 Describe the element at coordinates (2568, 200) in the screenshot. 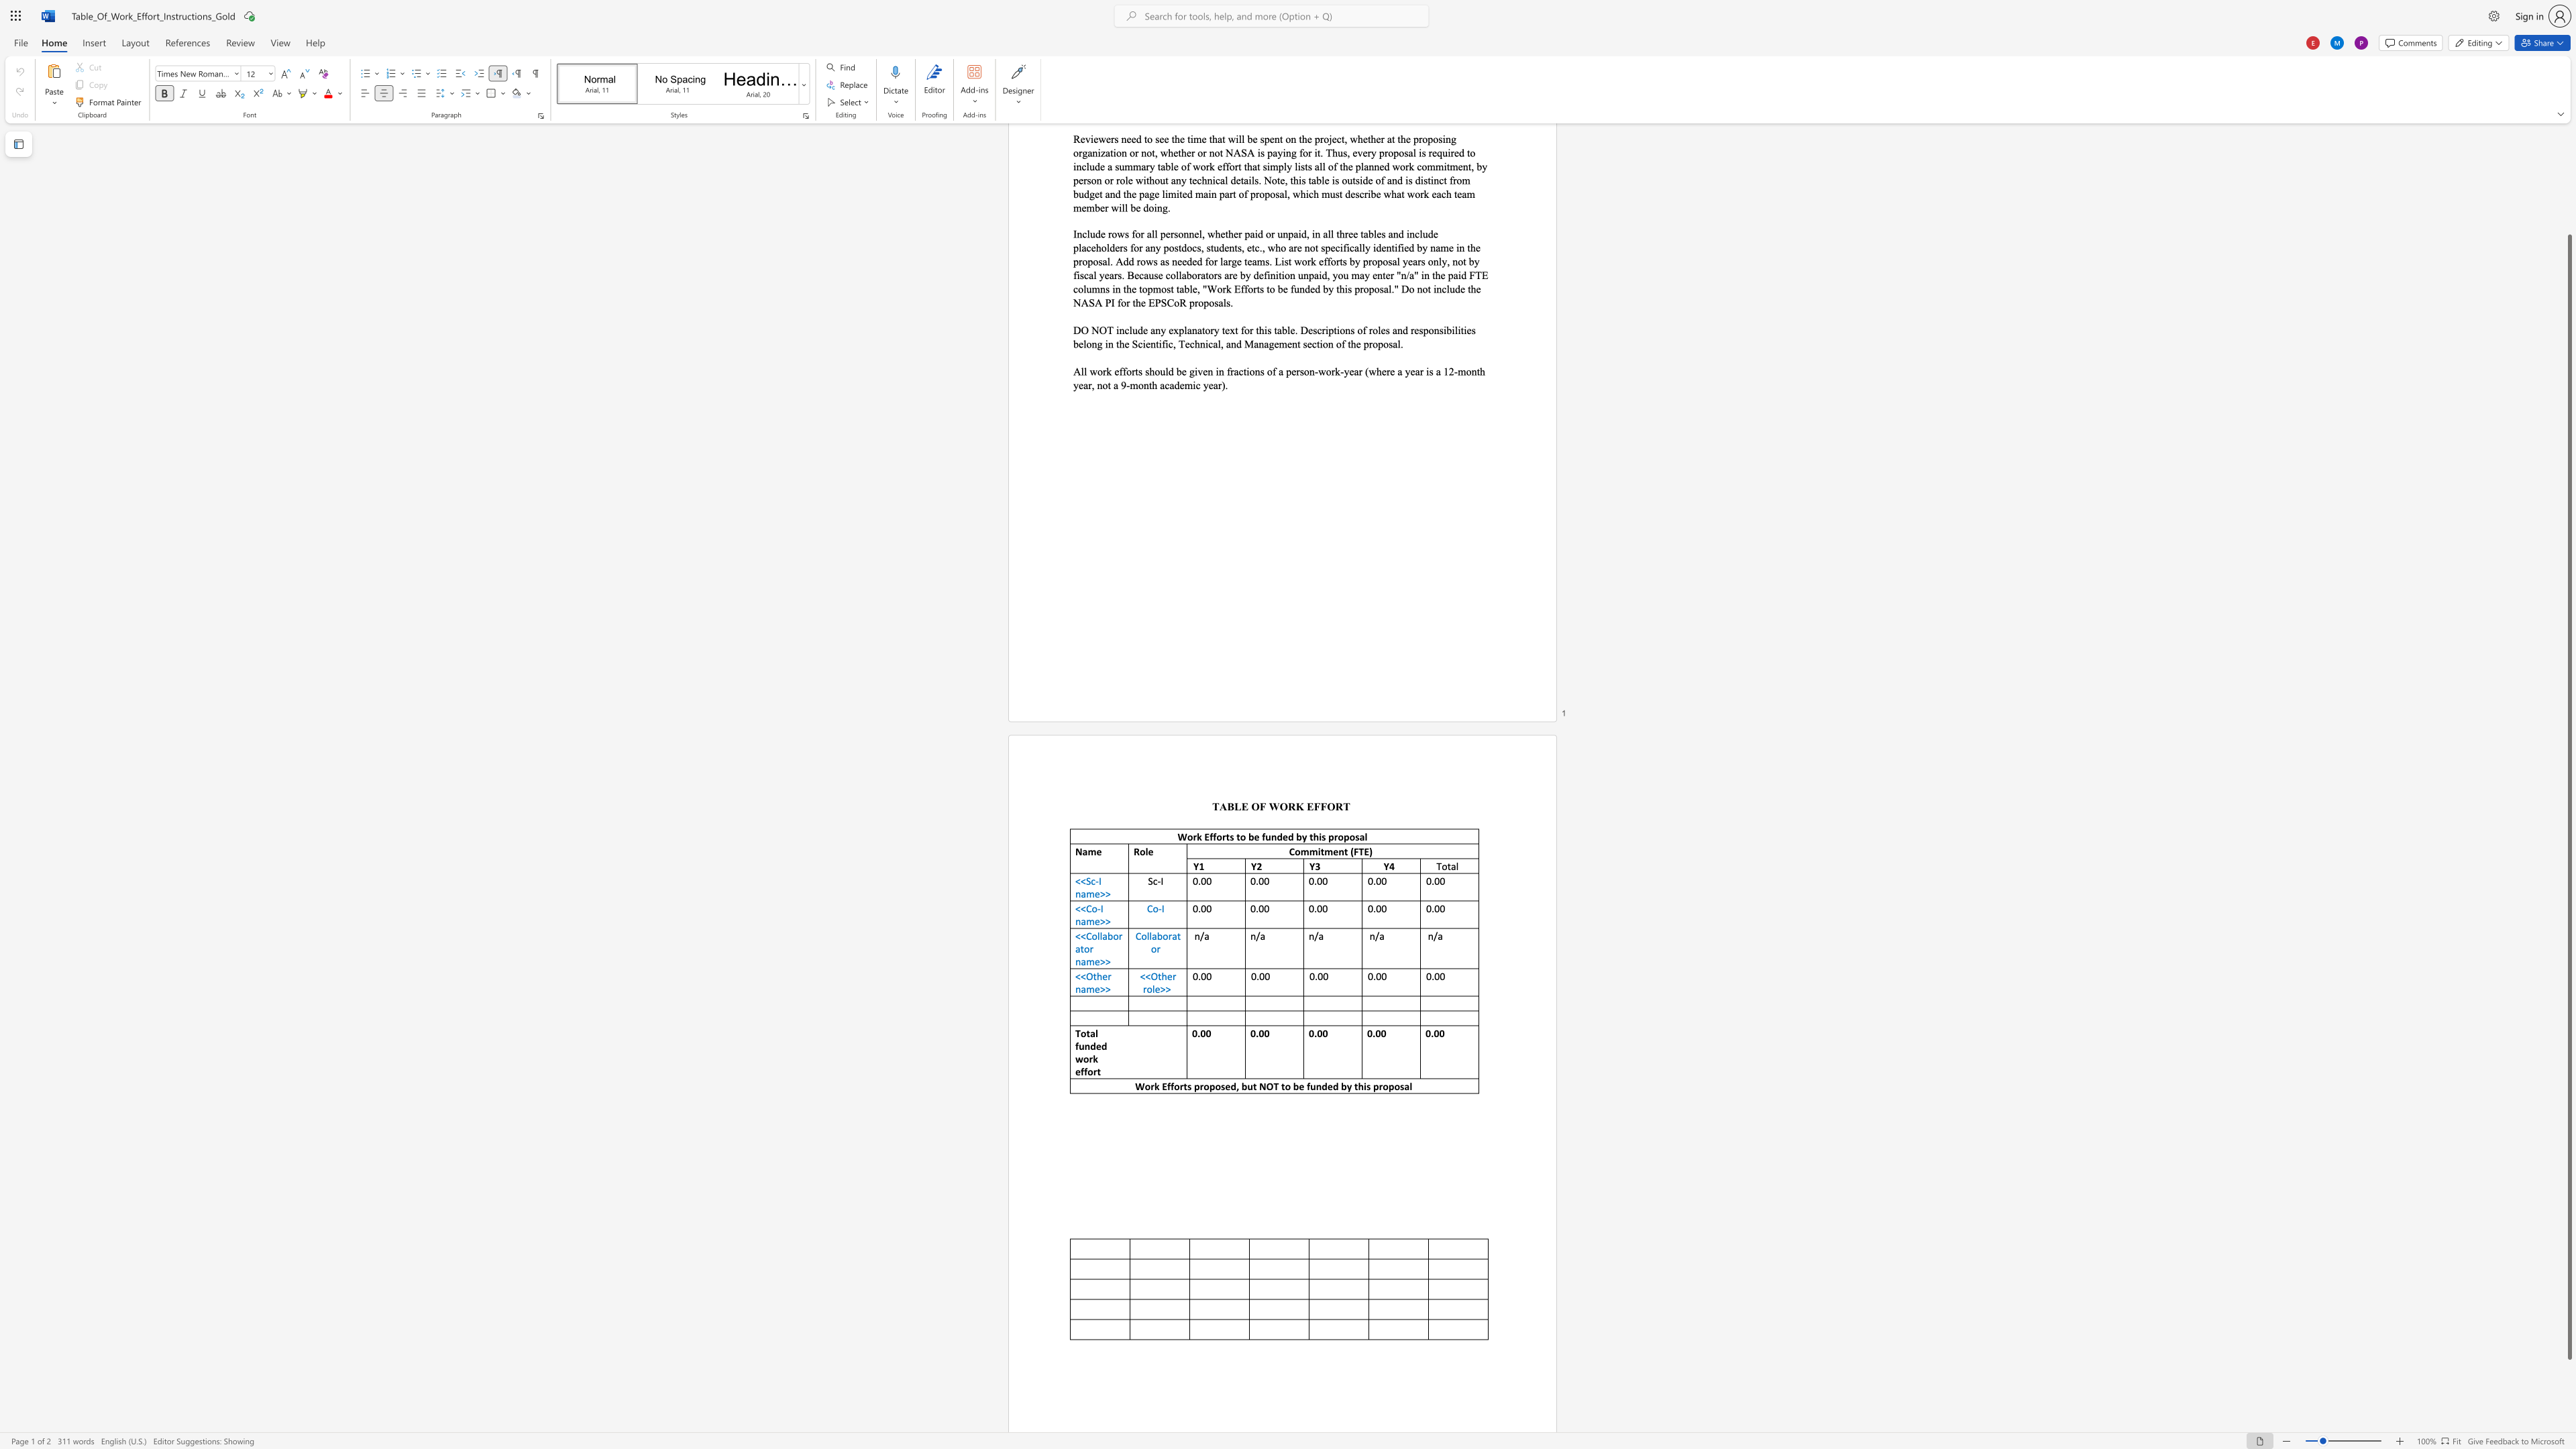

I see `the scrollbar to slide the page up` at that location.